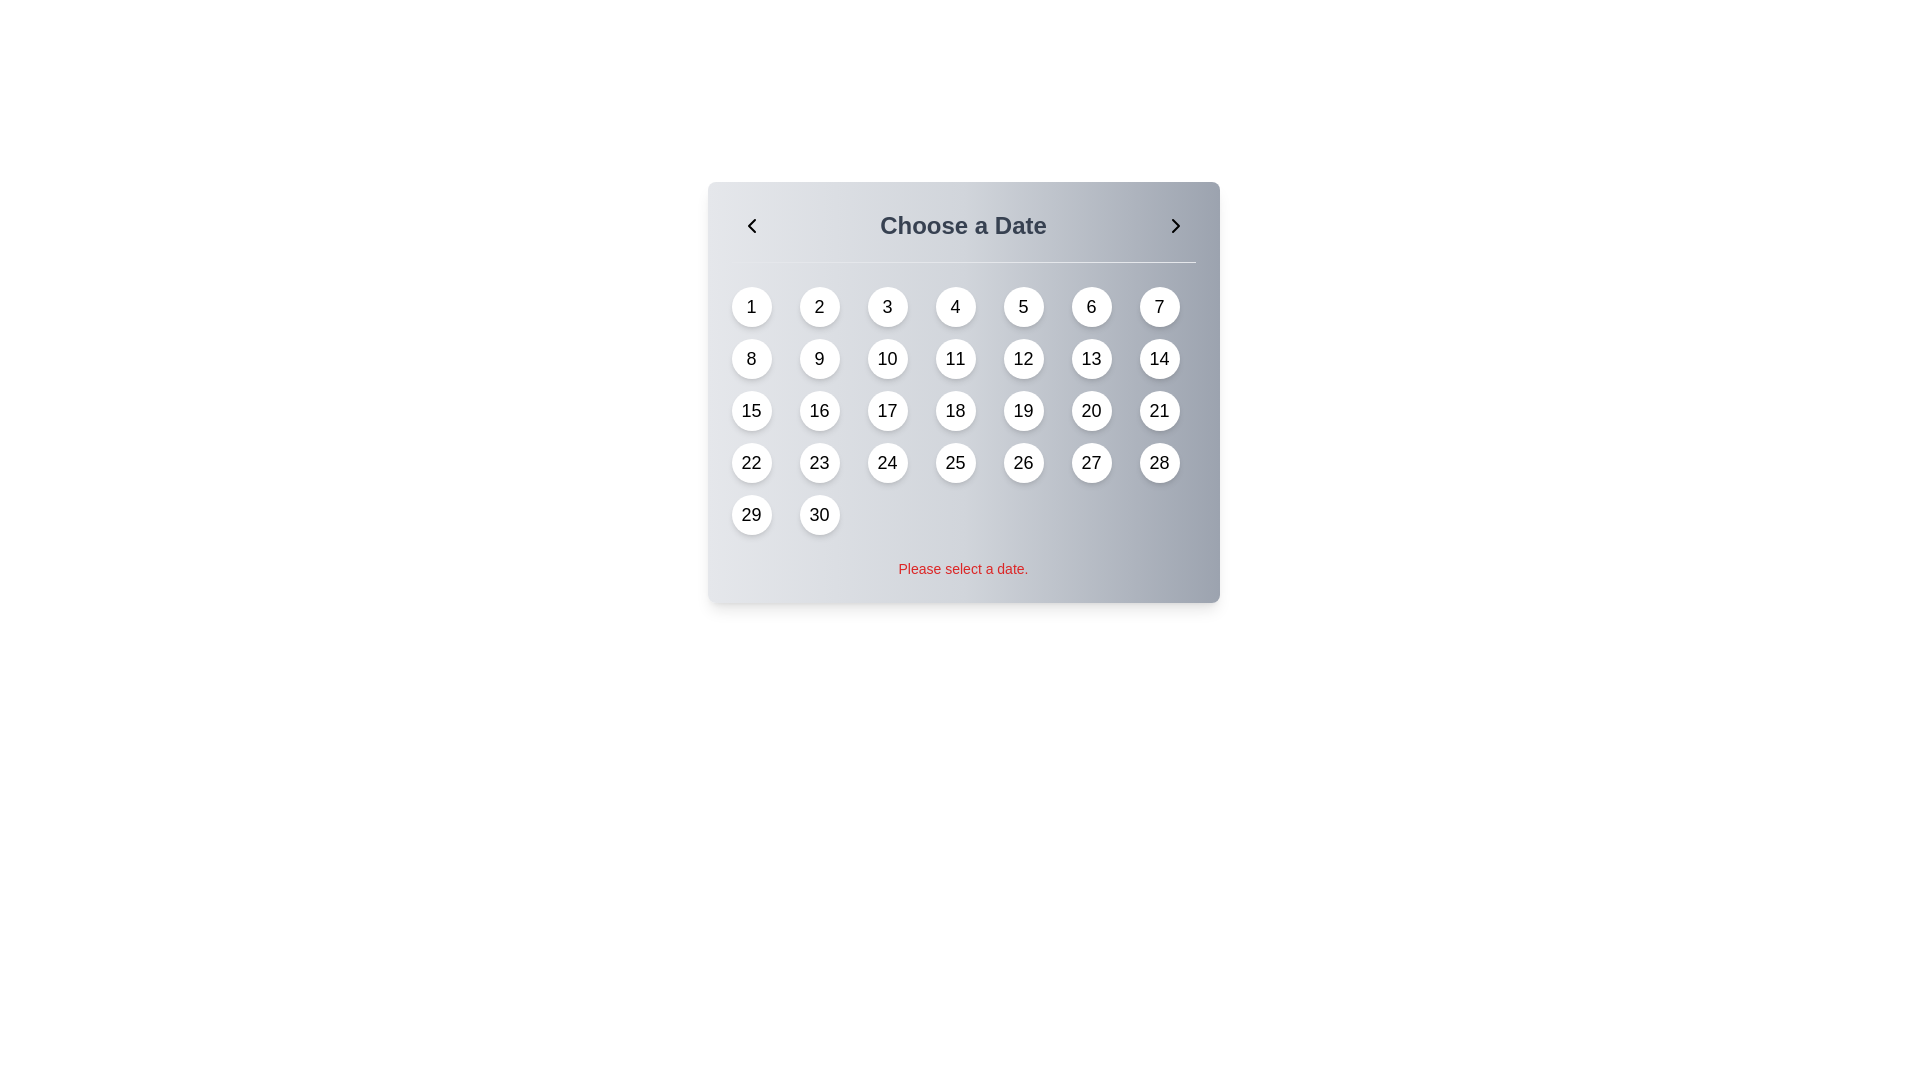 The width and height of the screenshot is (1920, 1080). I want to click on the Chevron Left icon, which is a triangular shape styled for navigation, located in the top-left corner of the date selection interface aligned with the 'Choose a Date' title, so click(750, 225).